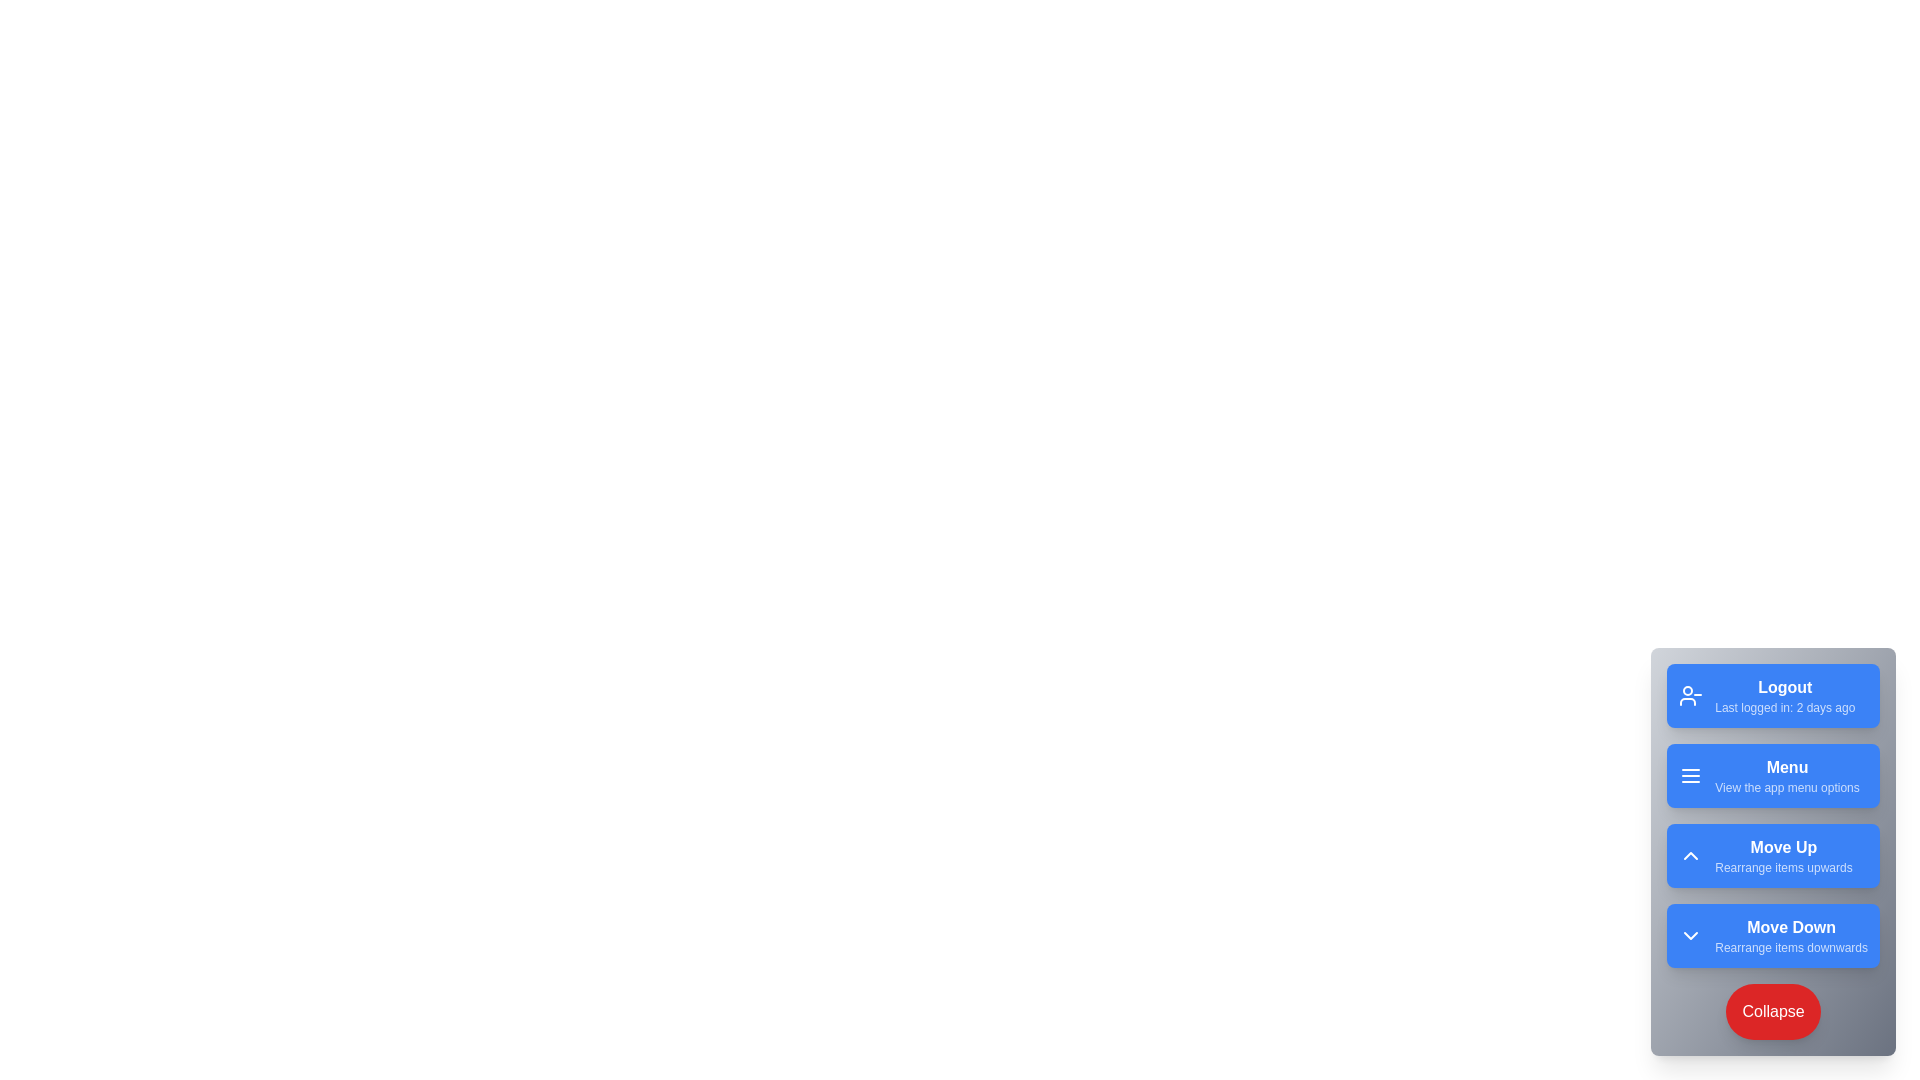  I want to click on the text label within the blue button that moves an item down in a list, located above the red 'Collapse' button, so click(1791, 936).